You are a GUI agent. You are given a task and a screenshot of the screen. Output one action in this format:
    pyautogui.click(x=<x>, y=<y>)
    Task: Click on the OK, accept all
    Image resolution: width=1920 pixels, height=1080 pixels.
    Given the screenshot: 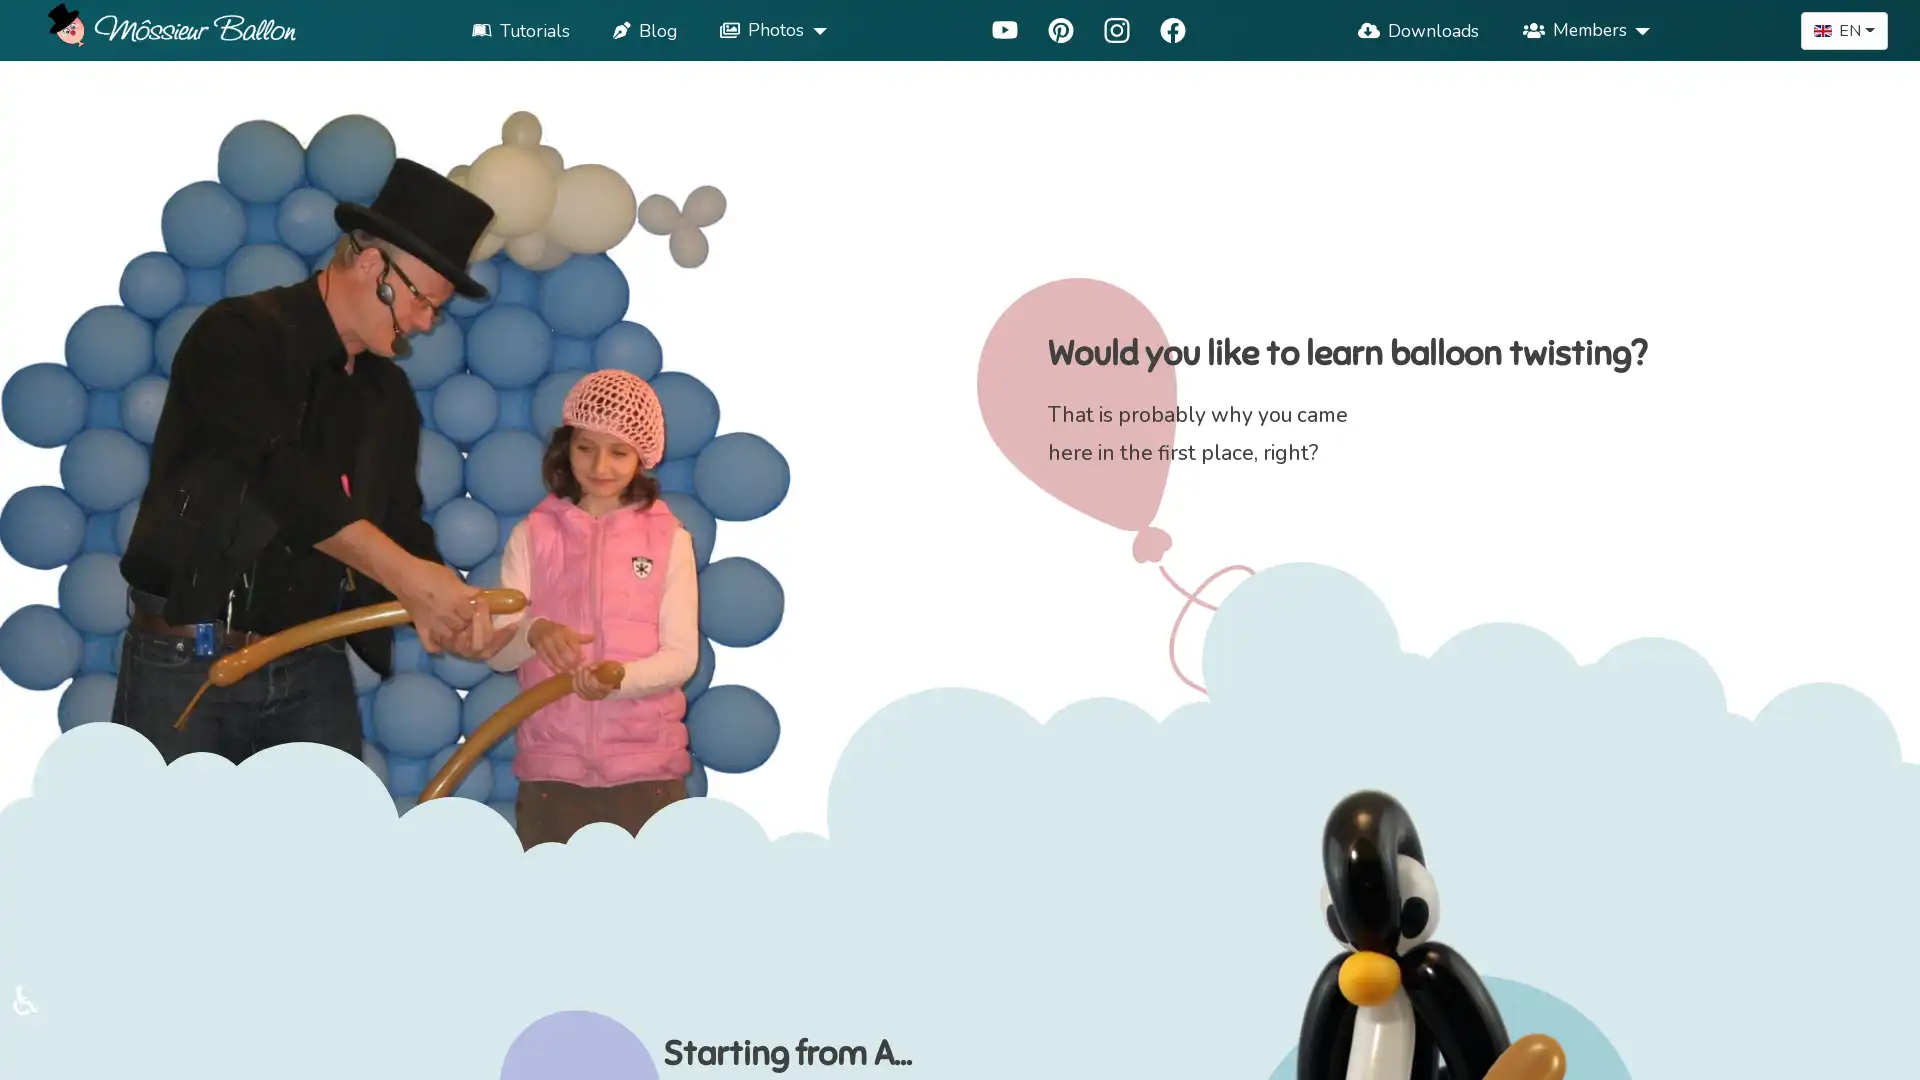 What is the action you would take?
    pyautogui.click(x=1062, y=1051)
    